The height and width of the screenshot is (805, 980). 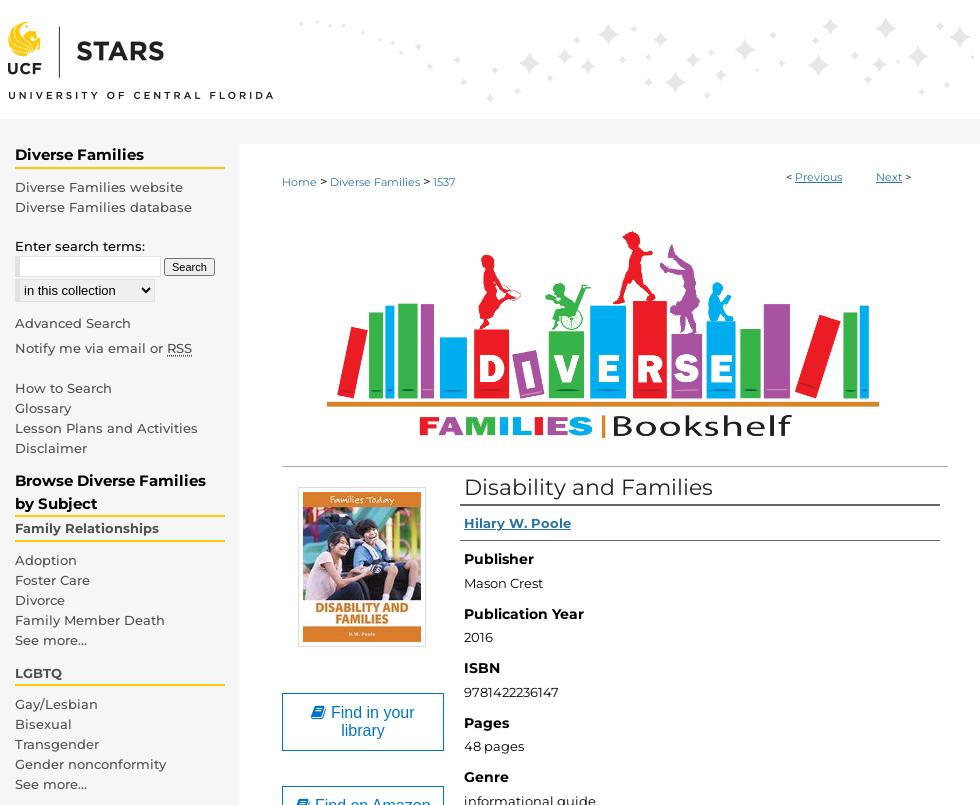 I want to click on 'Adoption', so click(x=14, y=557).